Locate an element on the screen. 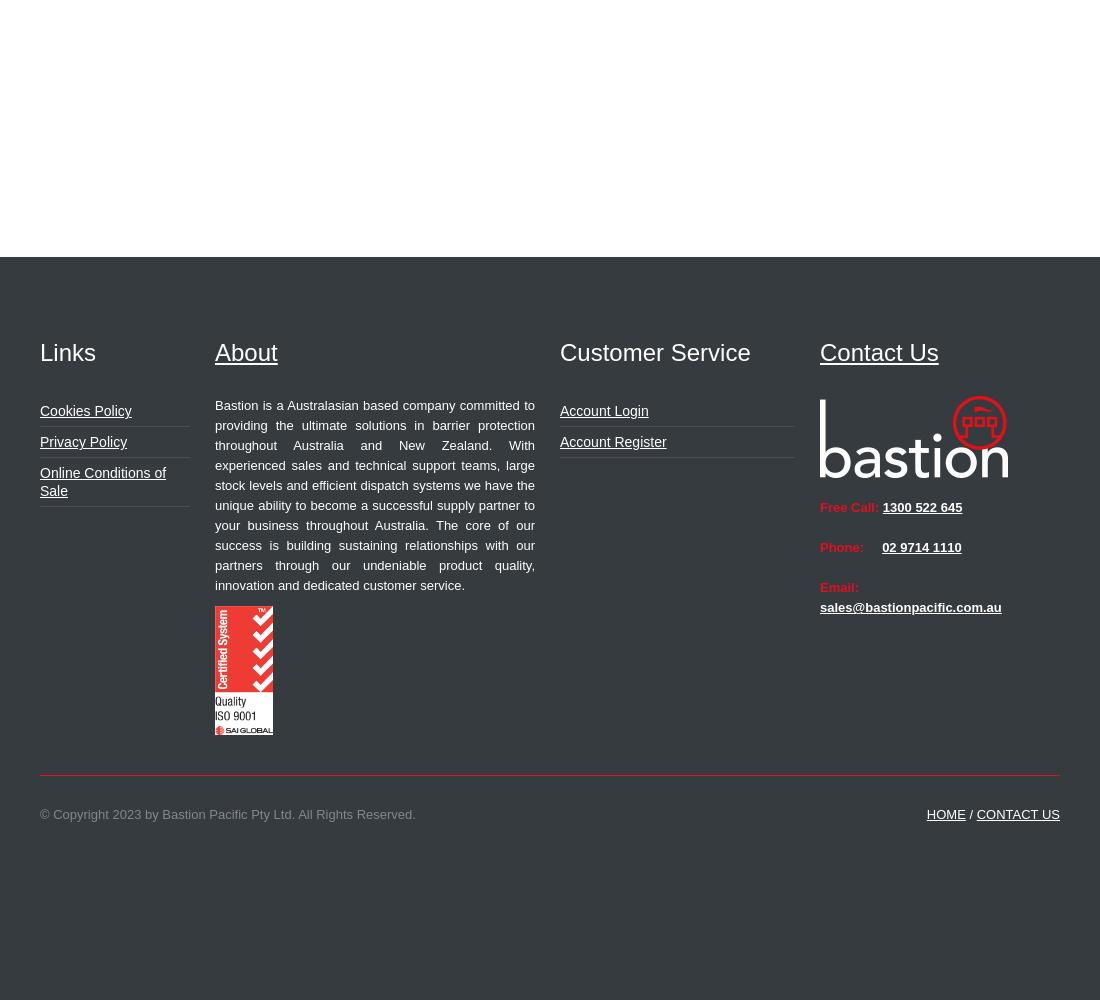 The height and width of the screenshot is (1000, 1100). '1300 522 645' is located at coordinates (880, 507).